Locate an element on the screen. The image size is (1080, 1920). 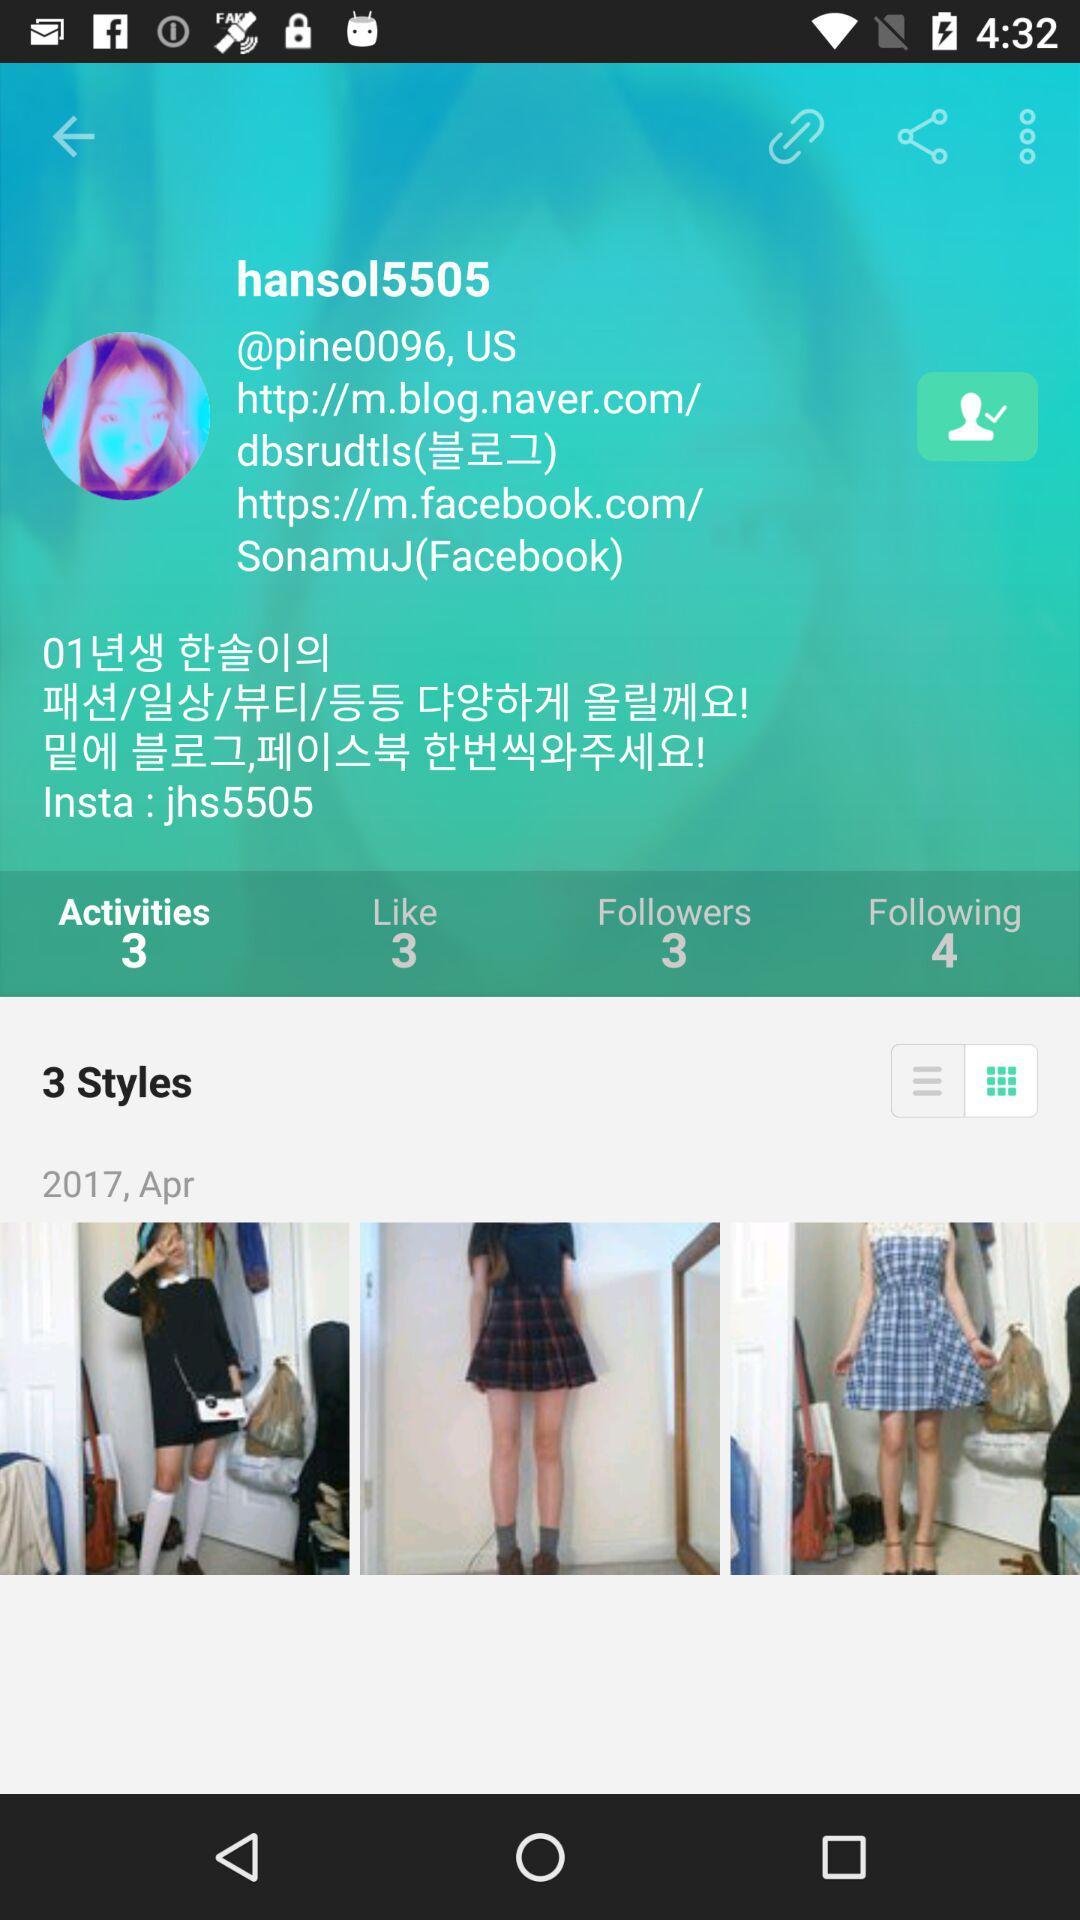
advertisement friend is located at coordinates (976, 415).